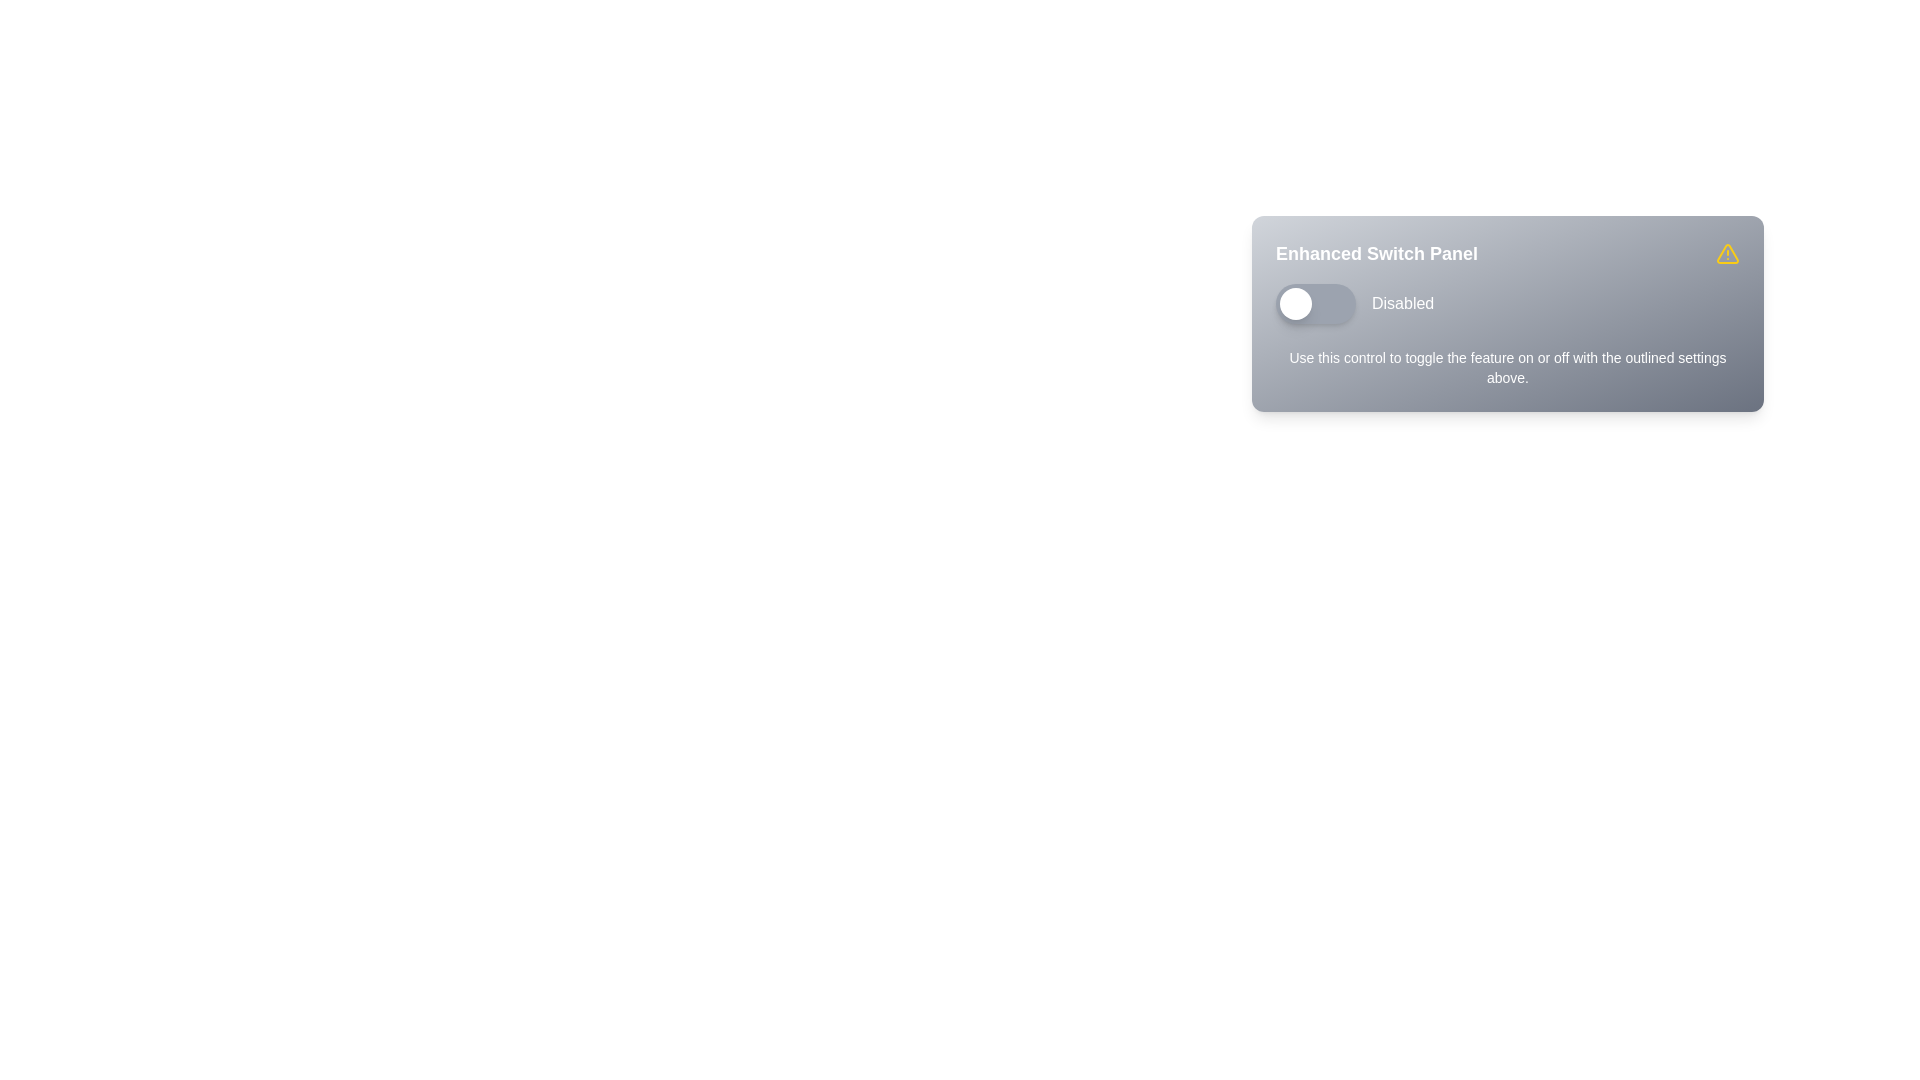  Describe the element at coordinates (1296, 304) in the screenshot. I see `the draggable knob of the toggle switch, currently in the 'off' state` at that location.